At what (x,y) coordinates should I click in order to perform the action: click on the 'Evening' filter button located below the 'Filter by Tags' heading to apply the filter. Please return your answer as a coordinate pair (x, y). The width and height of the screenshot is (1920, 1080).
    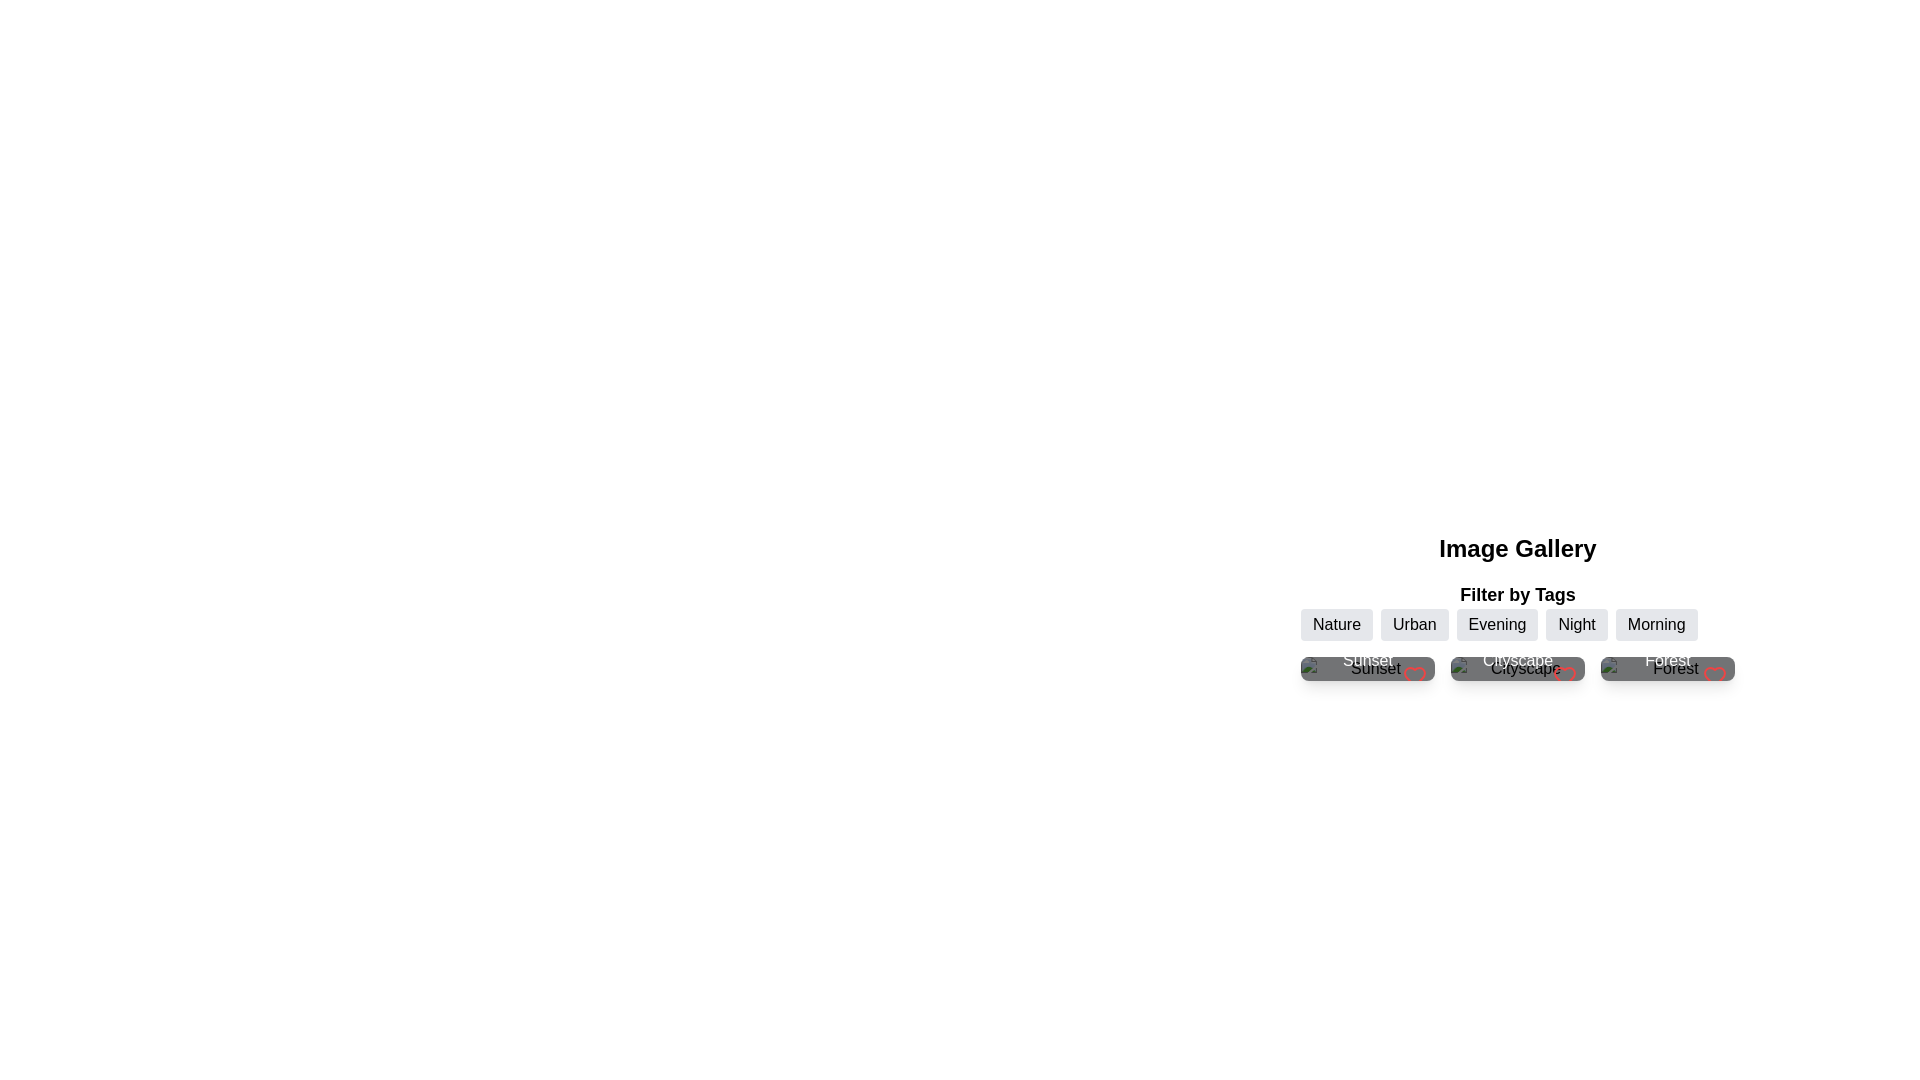
    Looking at the image, I should click on (1517, 623).